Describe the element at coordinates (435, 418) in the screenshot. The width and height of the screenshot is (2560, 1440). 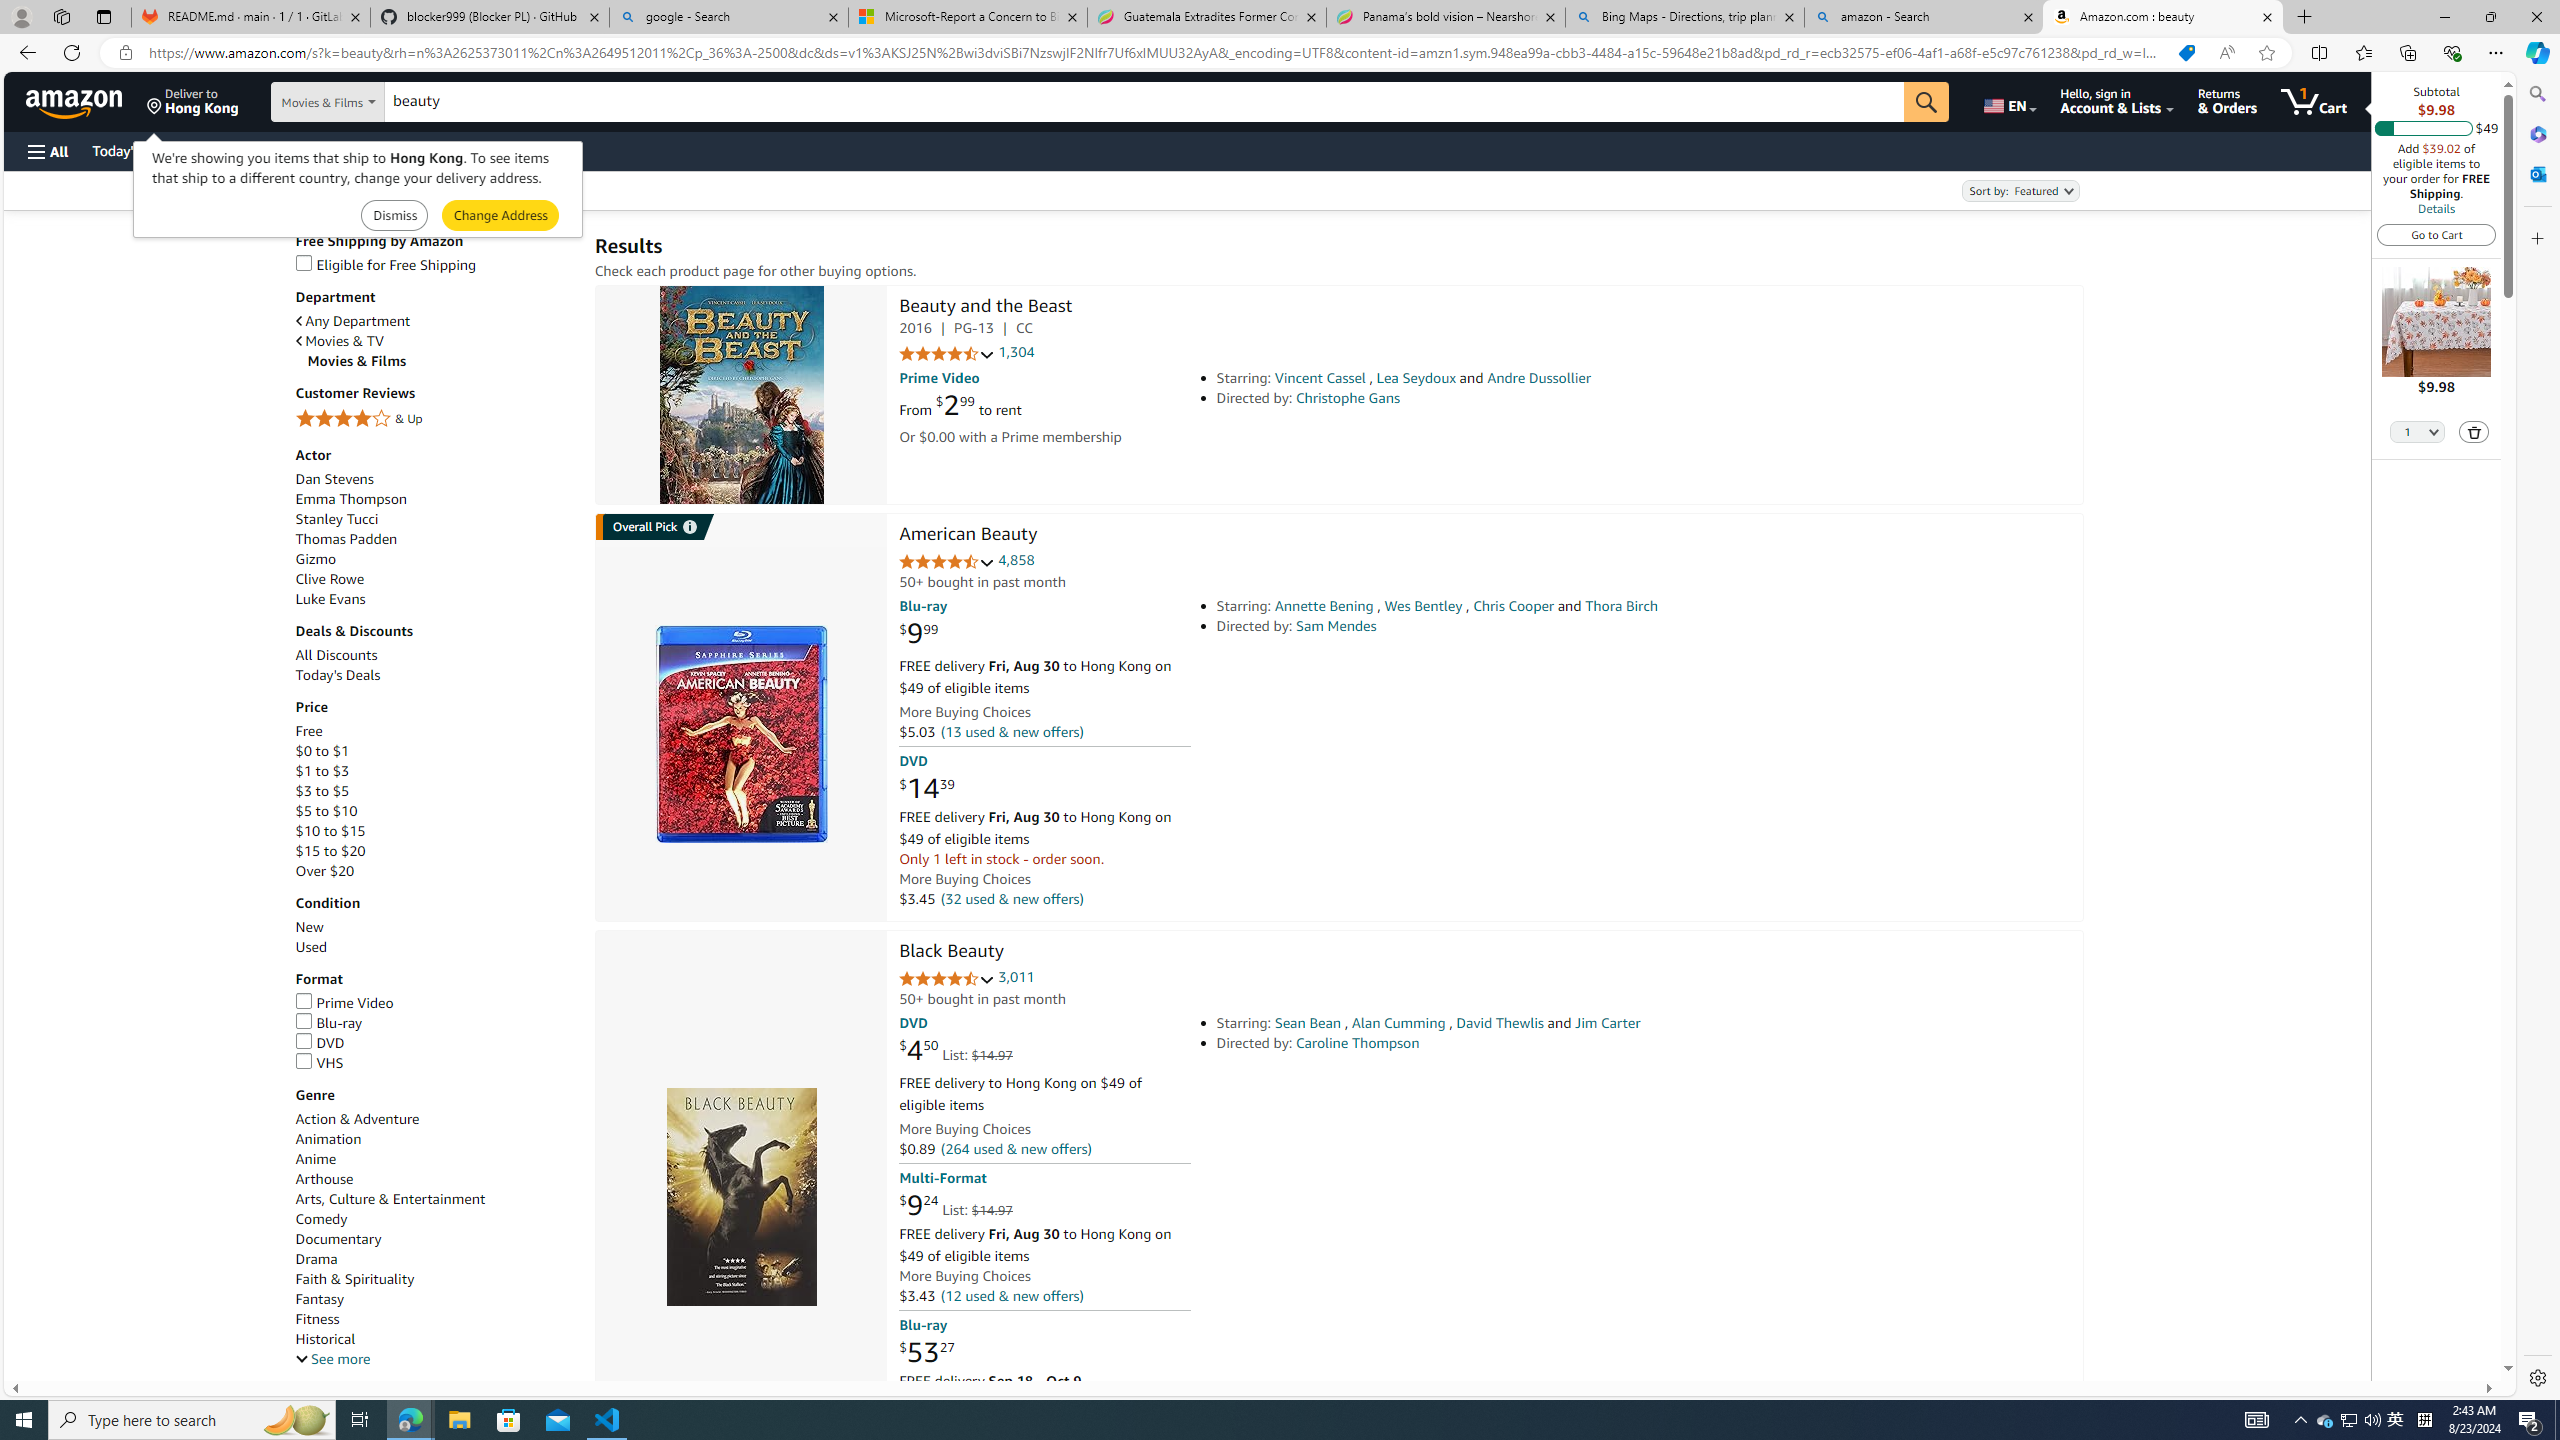
I see `'4 Stars & Up'` at that location.